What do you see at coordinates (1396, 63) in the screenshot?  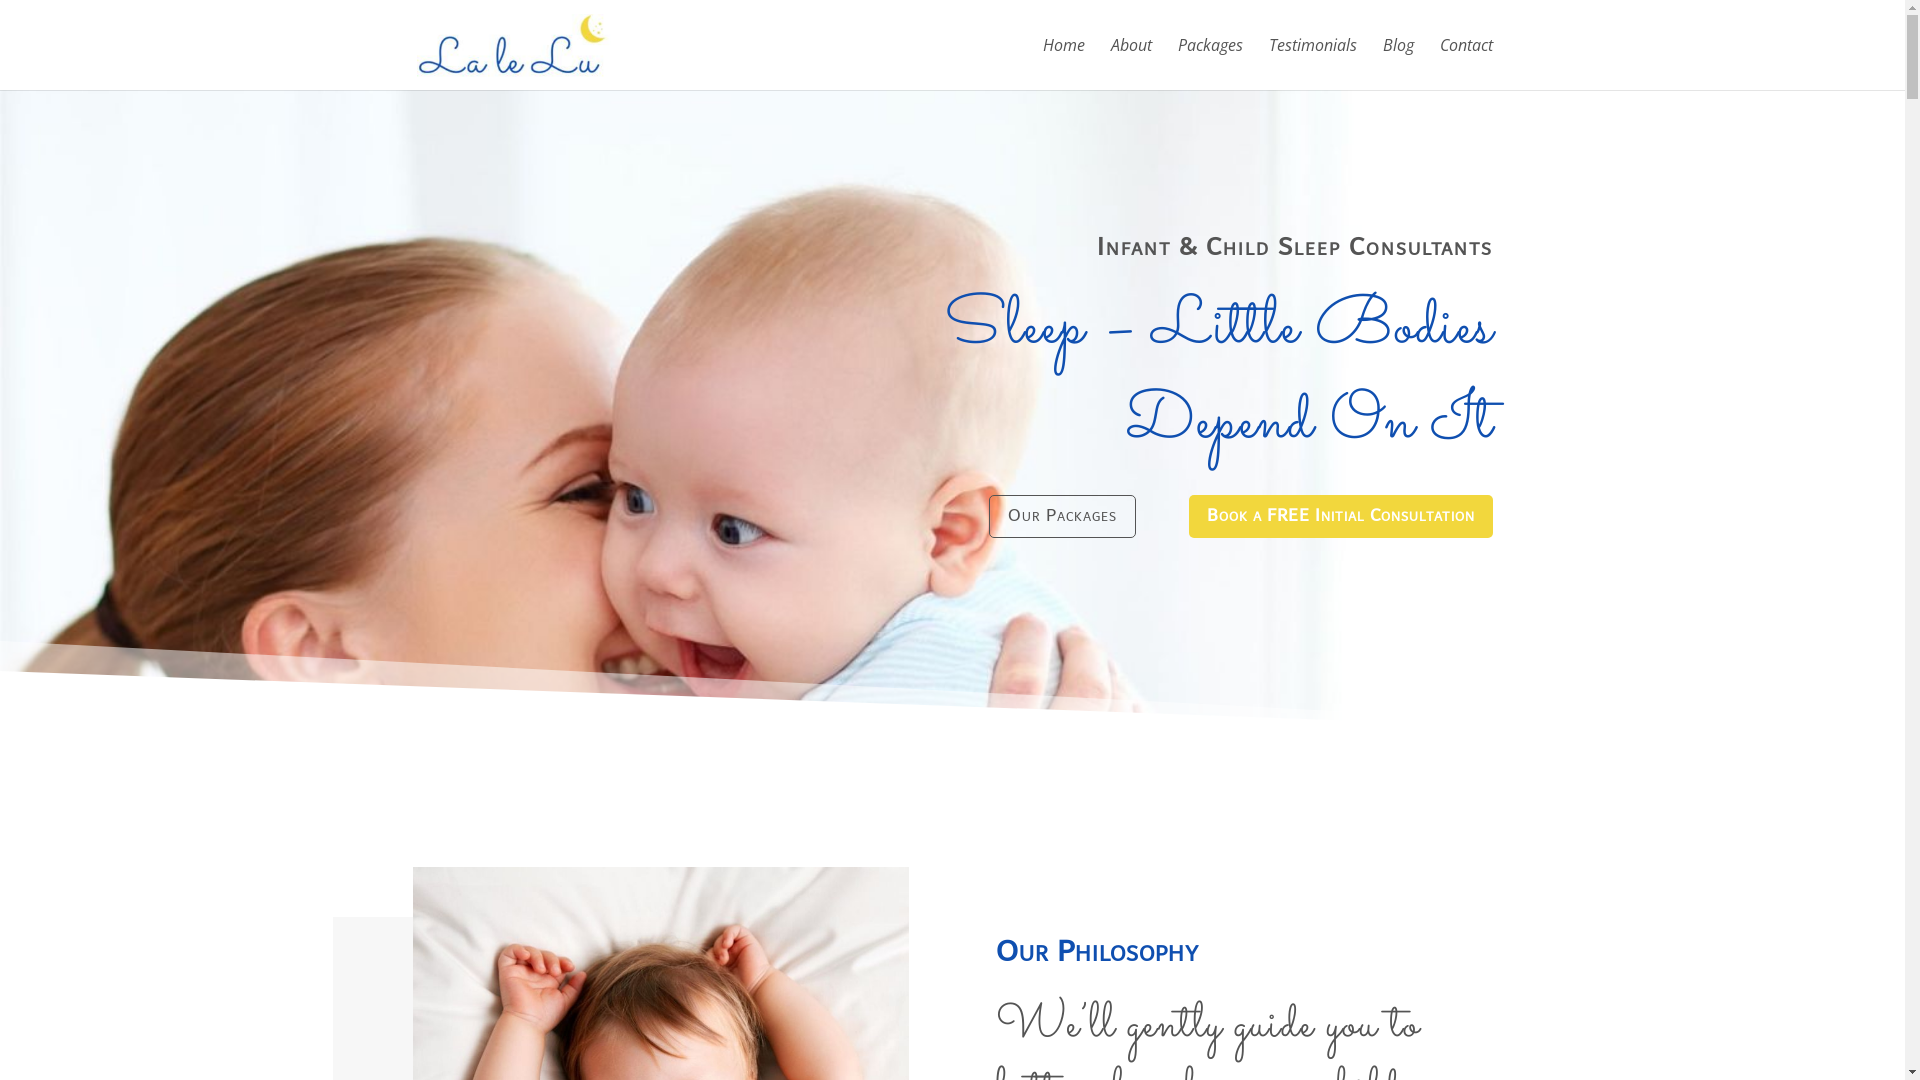 I see `'Blog'` at bounding box center [1396, 63].